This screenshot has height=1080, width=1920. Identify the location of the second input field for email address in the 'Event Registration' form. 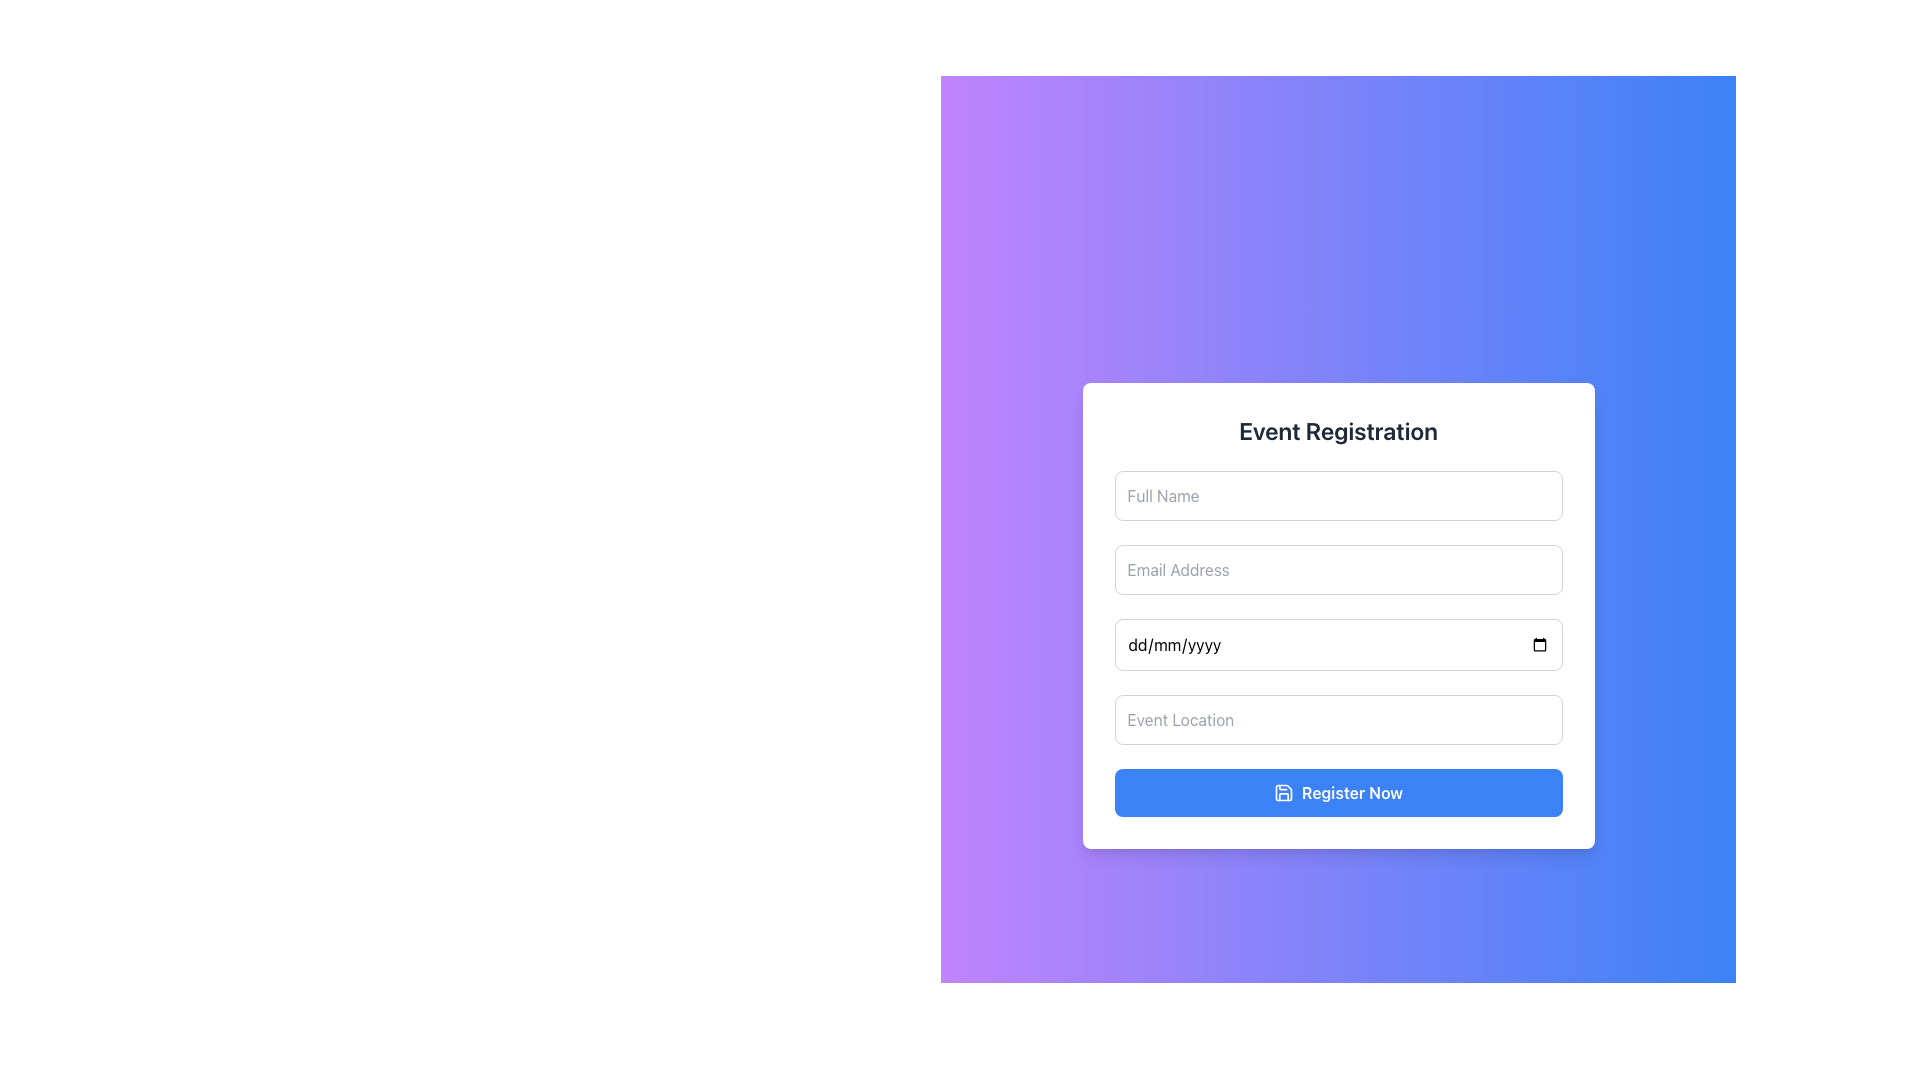
(1338, 570).